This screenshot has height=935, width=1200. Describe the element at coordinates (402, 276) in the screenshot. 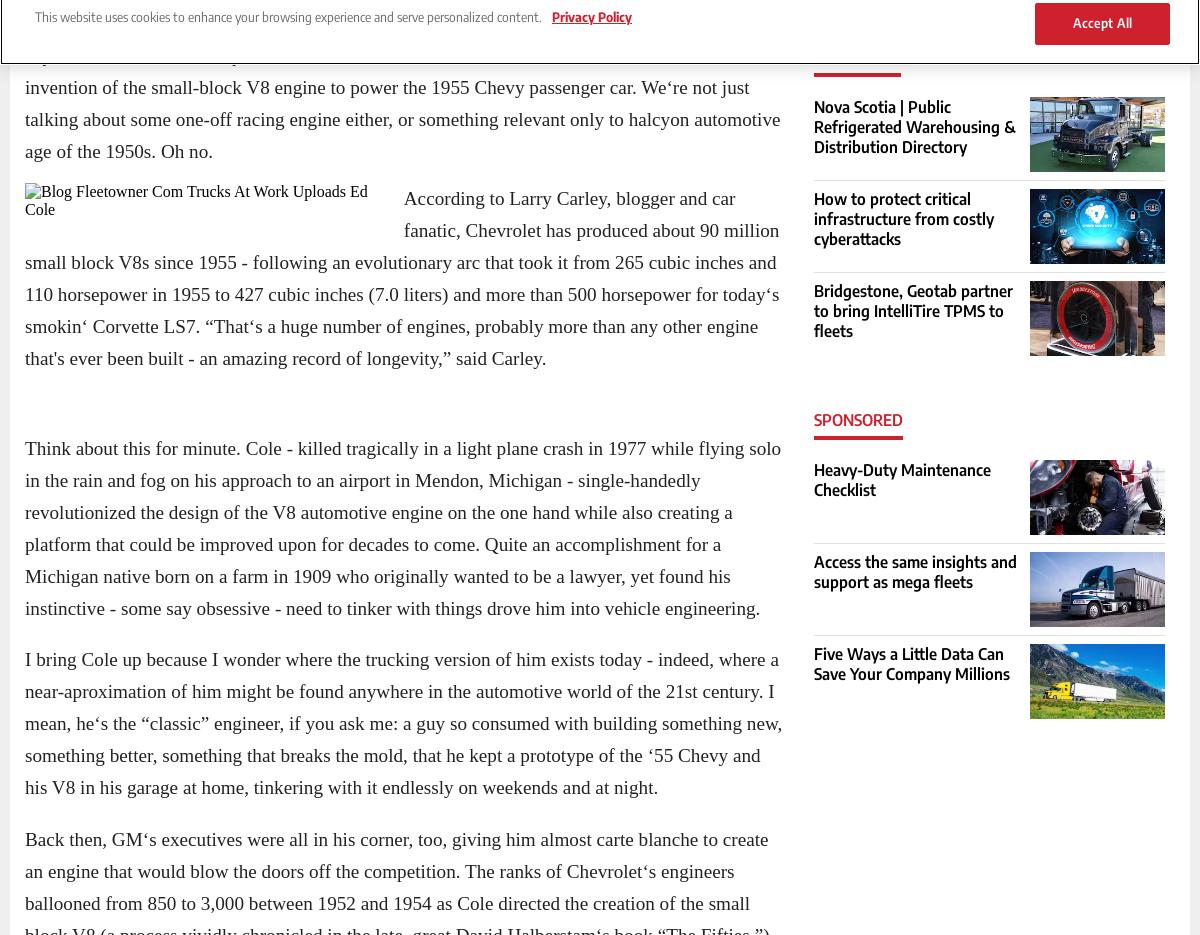

I see `'According to Larry Carley, blogger and car fanatic, Chevrolet has produced about 90 million small block V8s since 1955 - following an evolutionary arc that took it from 265 cubic inches and 110 horsepower in 1955 to 427 cubic inches (7.0 liters) and more than 500 horsepower for today‘s smokin‘ Corvette LS7. “That‘s a huge number of engines, probably more than any other engine that's ever been built - an amazing record of longevity,” said Carley.'` at that location.